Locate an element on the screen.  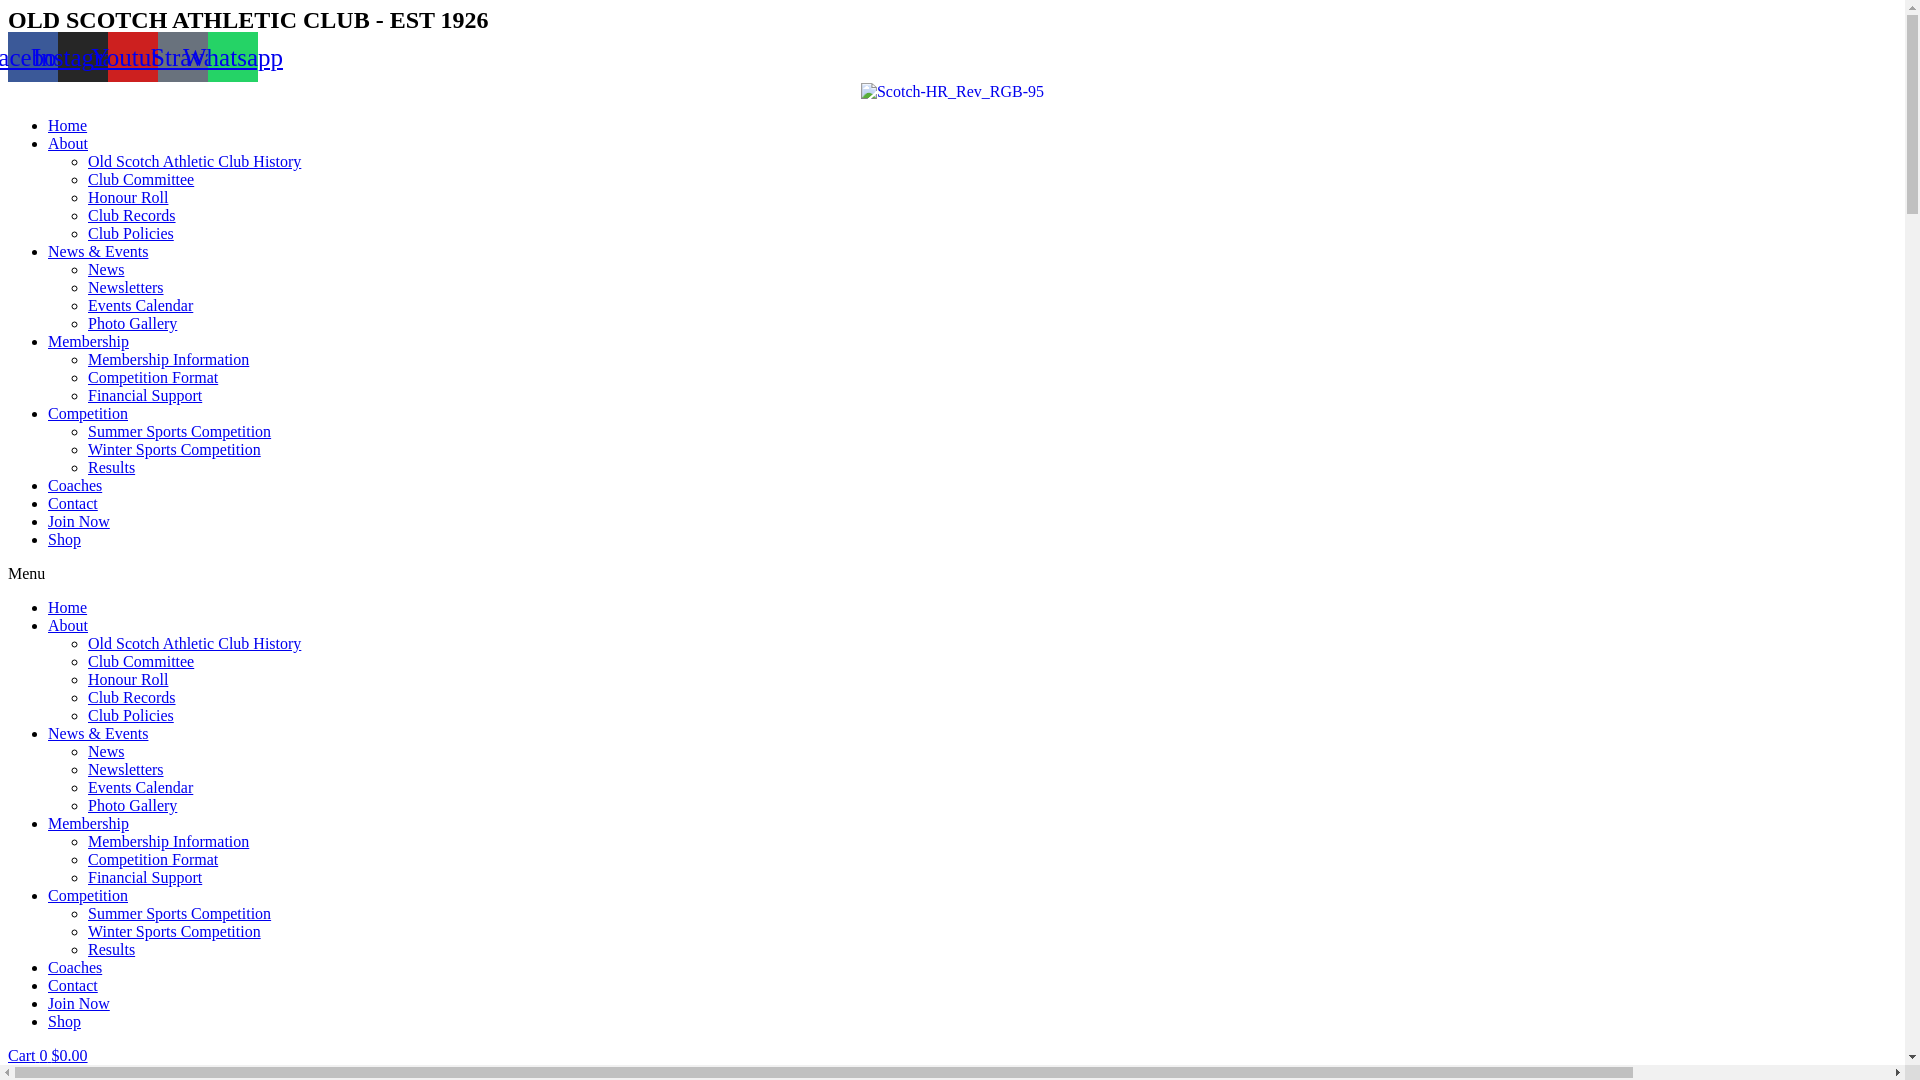
'Shop' is located at coordinates (48, 1021).